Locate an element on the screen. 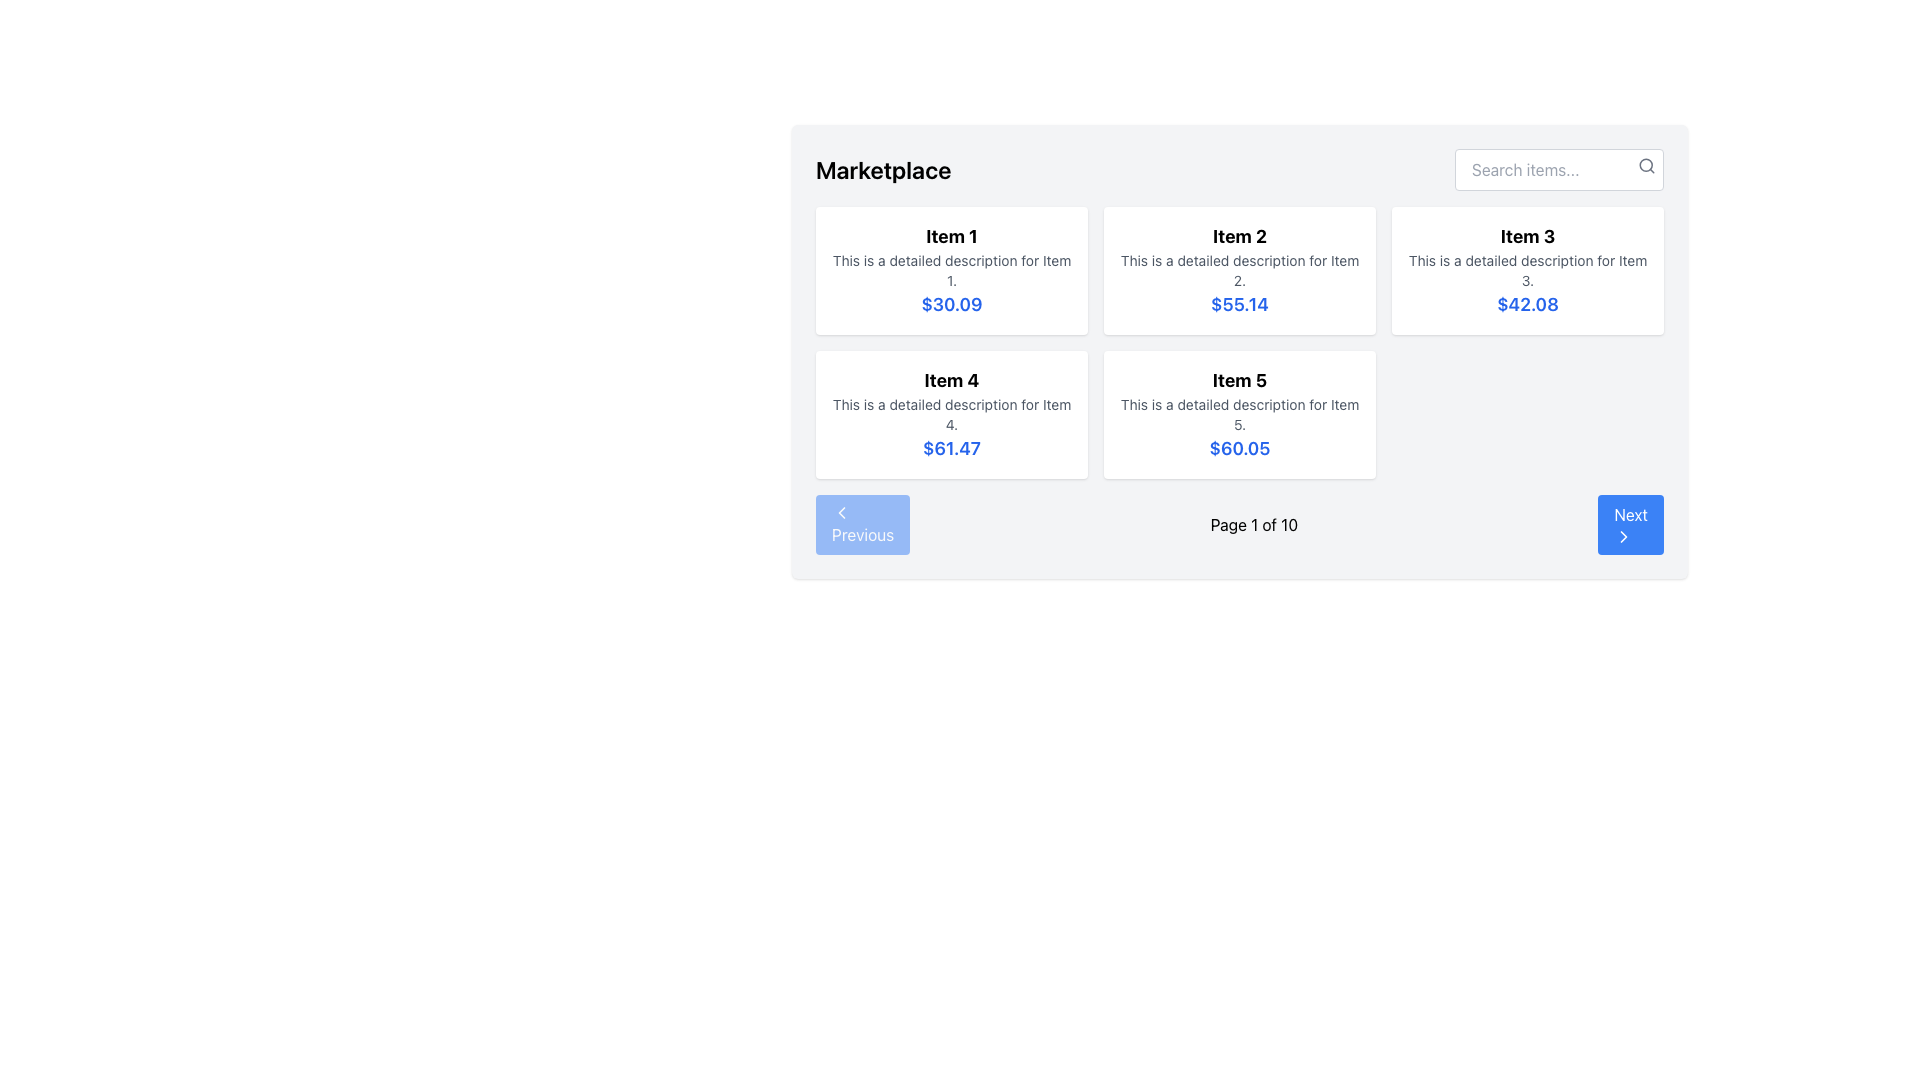  the directional indicator icon for the 'Next' action located at the bottom-right corner of the pagination control is located at coordinates (1624, 535).